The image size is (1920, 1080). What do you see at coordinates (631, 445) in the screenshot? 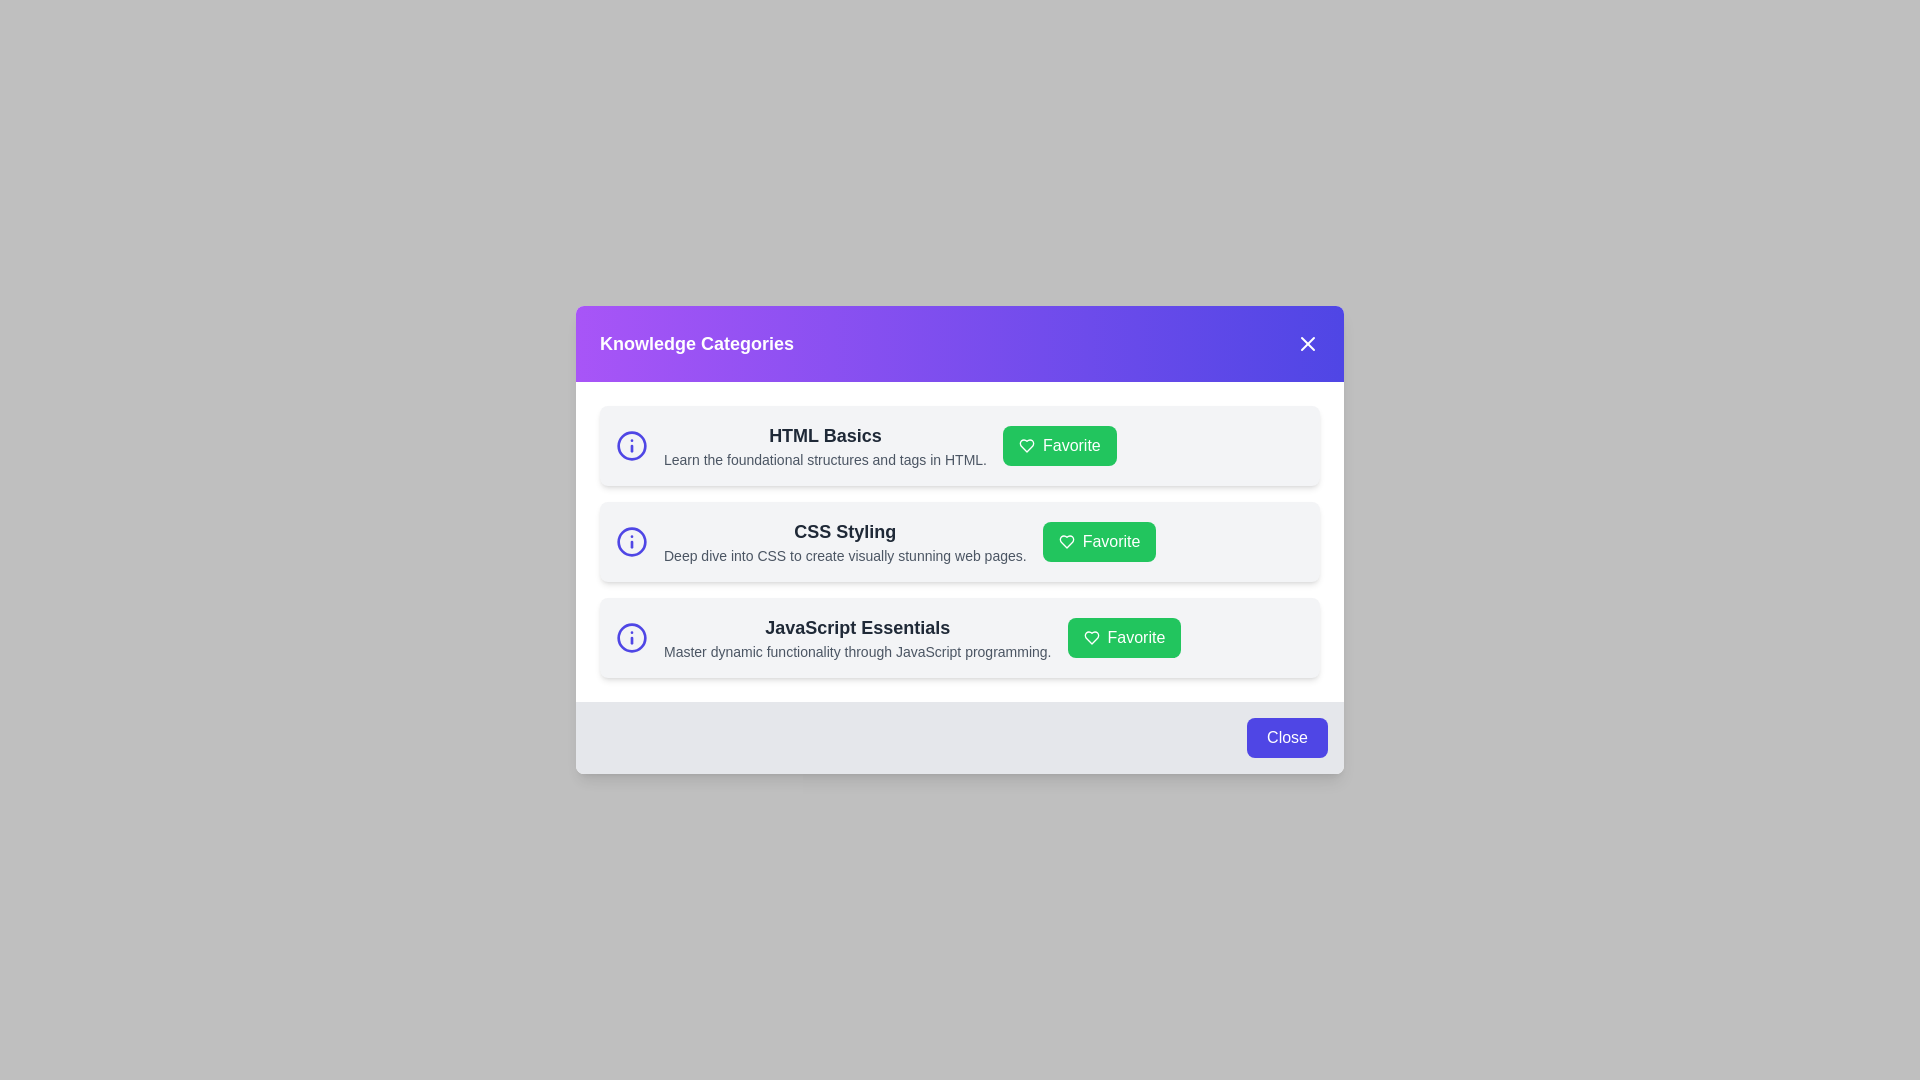
I see `the circular background element of the SVG icon representing the question mark in the 'CSS Styling' entry of the 'Knowledge Categories' dialog` at bounding box center [631, 445].